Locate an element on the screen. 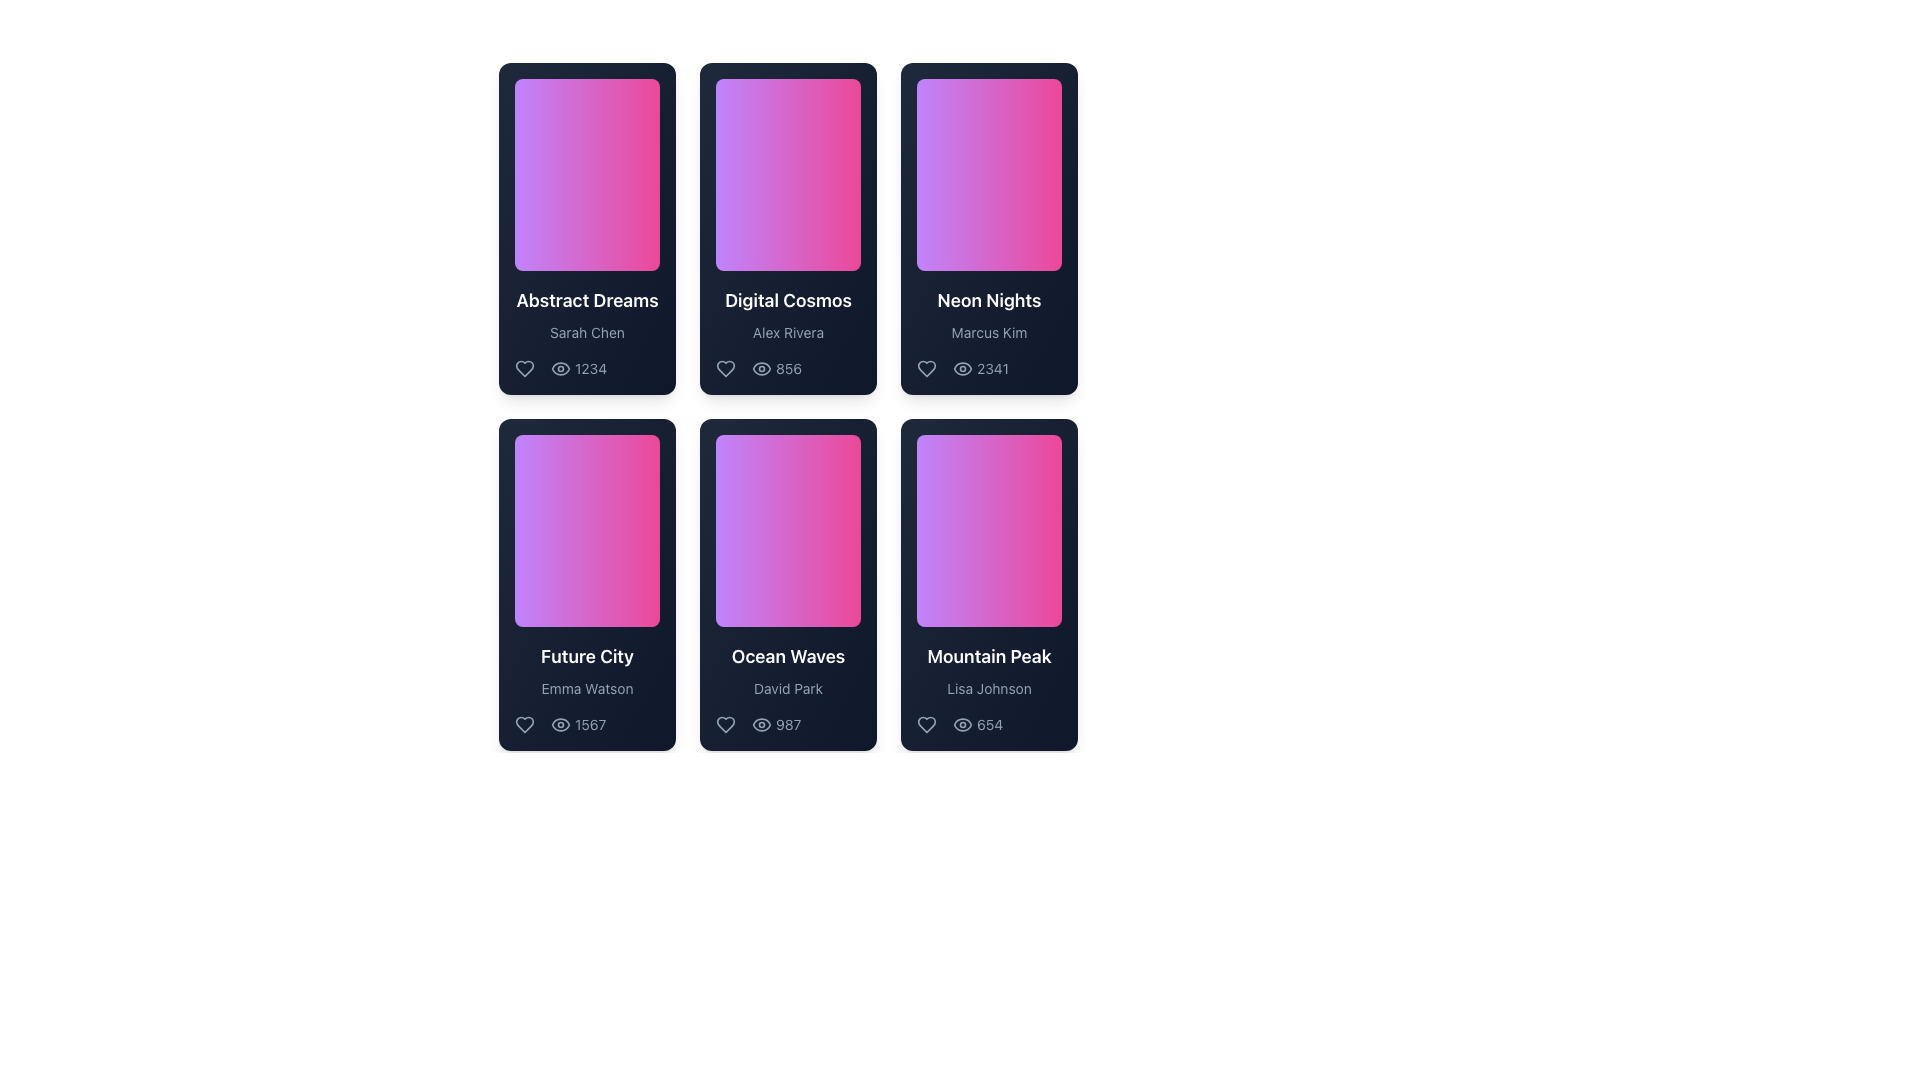 The height and width of the screenshot is (1080, 1920). numerical value displayed in the text element representing the number of views associated with the 'Ocean Waves' card, located to the right of the eye icon in the second row, middle column of the grid layout is located at coordinates (787, 725).